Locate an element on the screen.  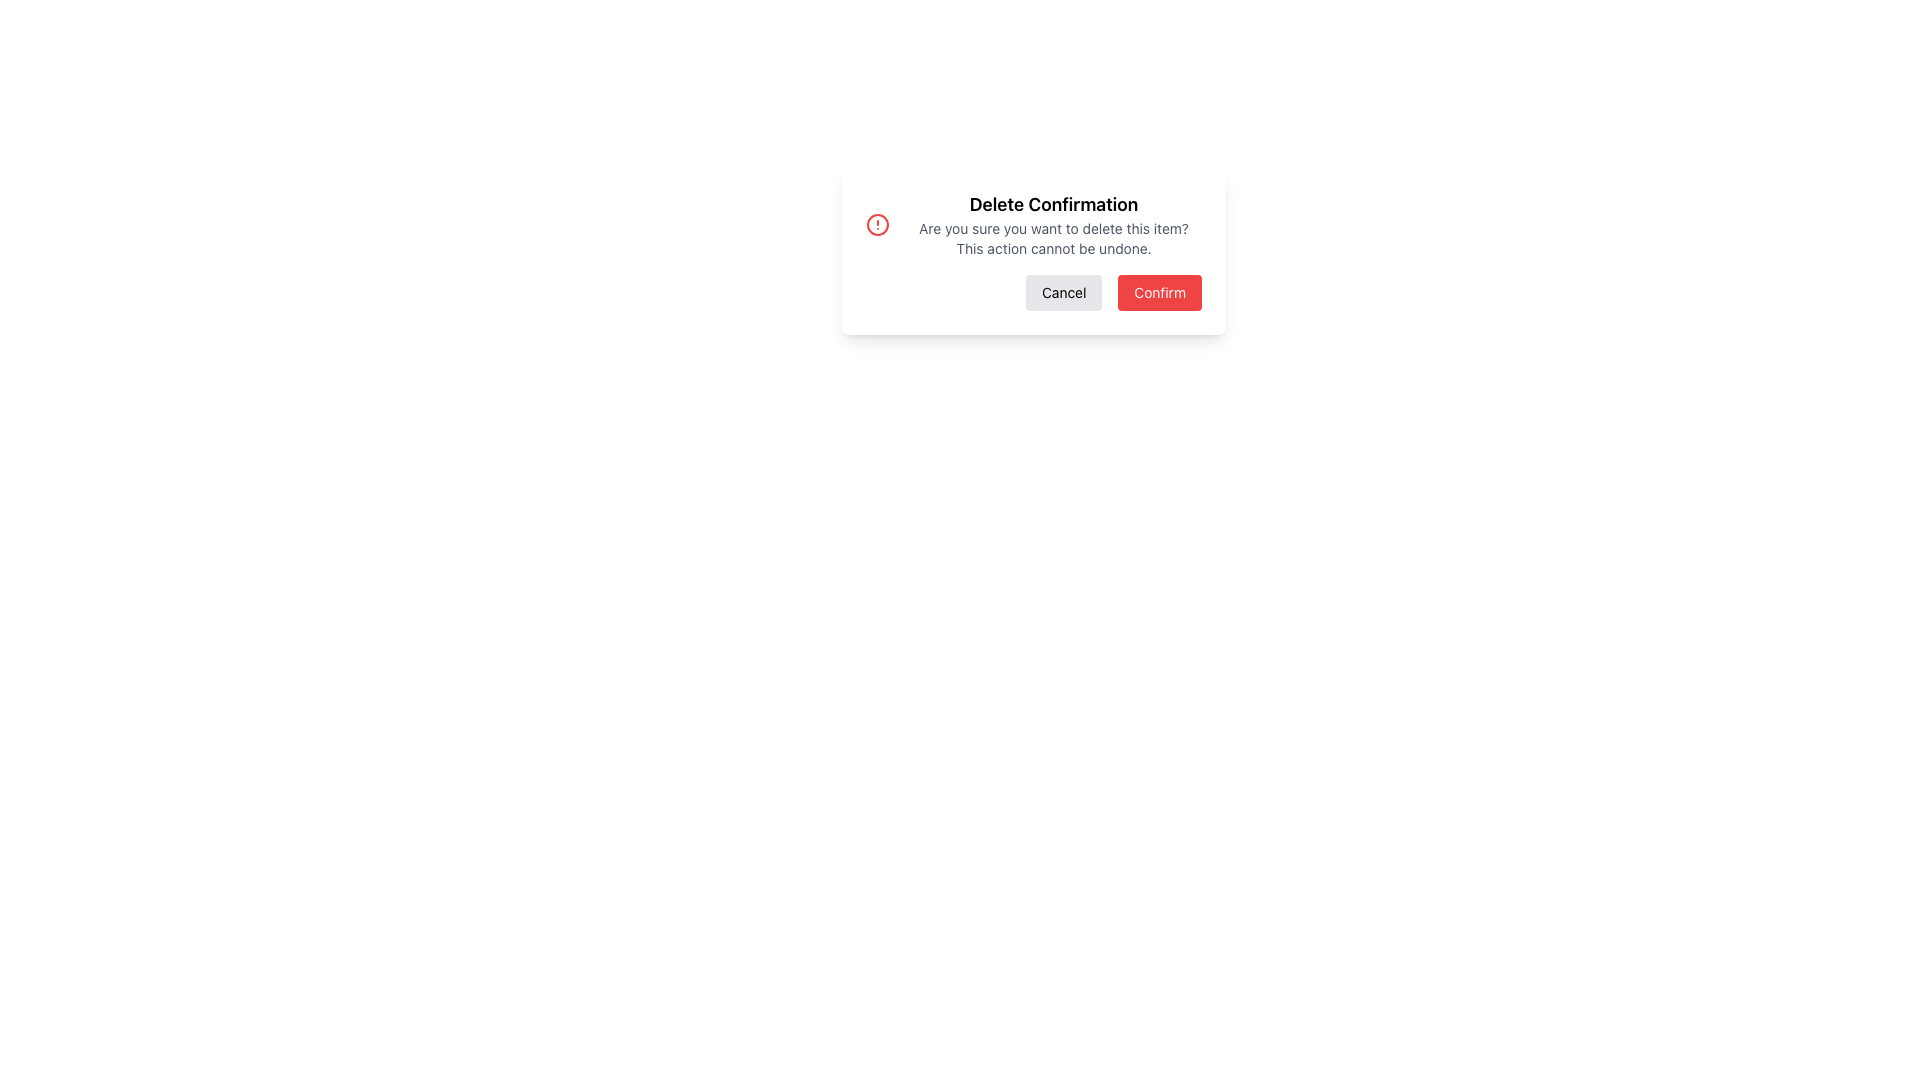
the 'Cancel' button located in the horizontal button group below the main text in the dialog box to abort the current action is located at coordinates (1063, 293).